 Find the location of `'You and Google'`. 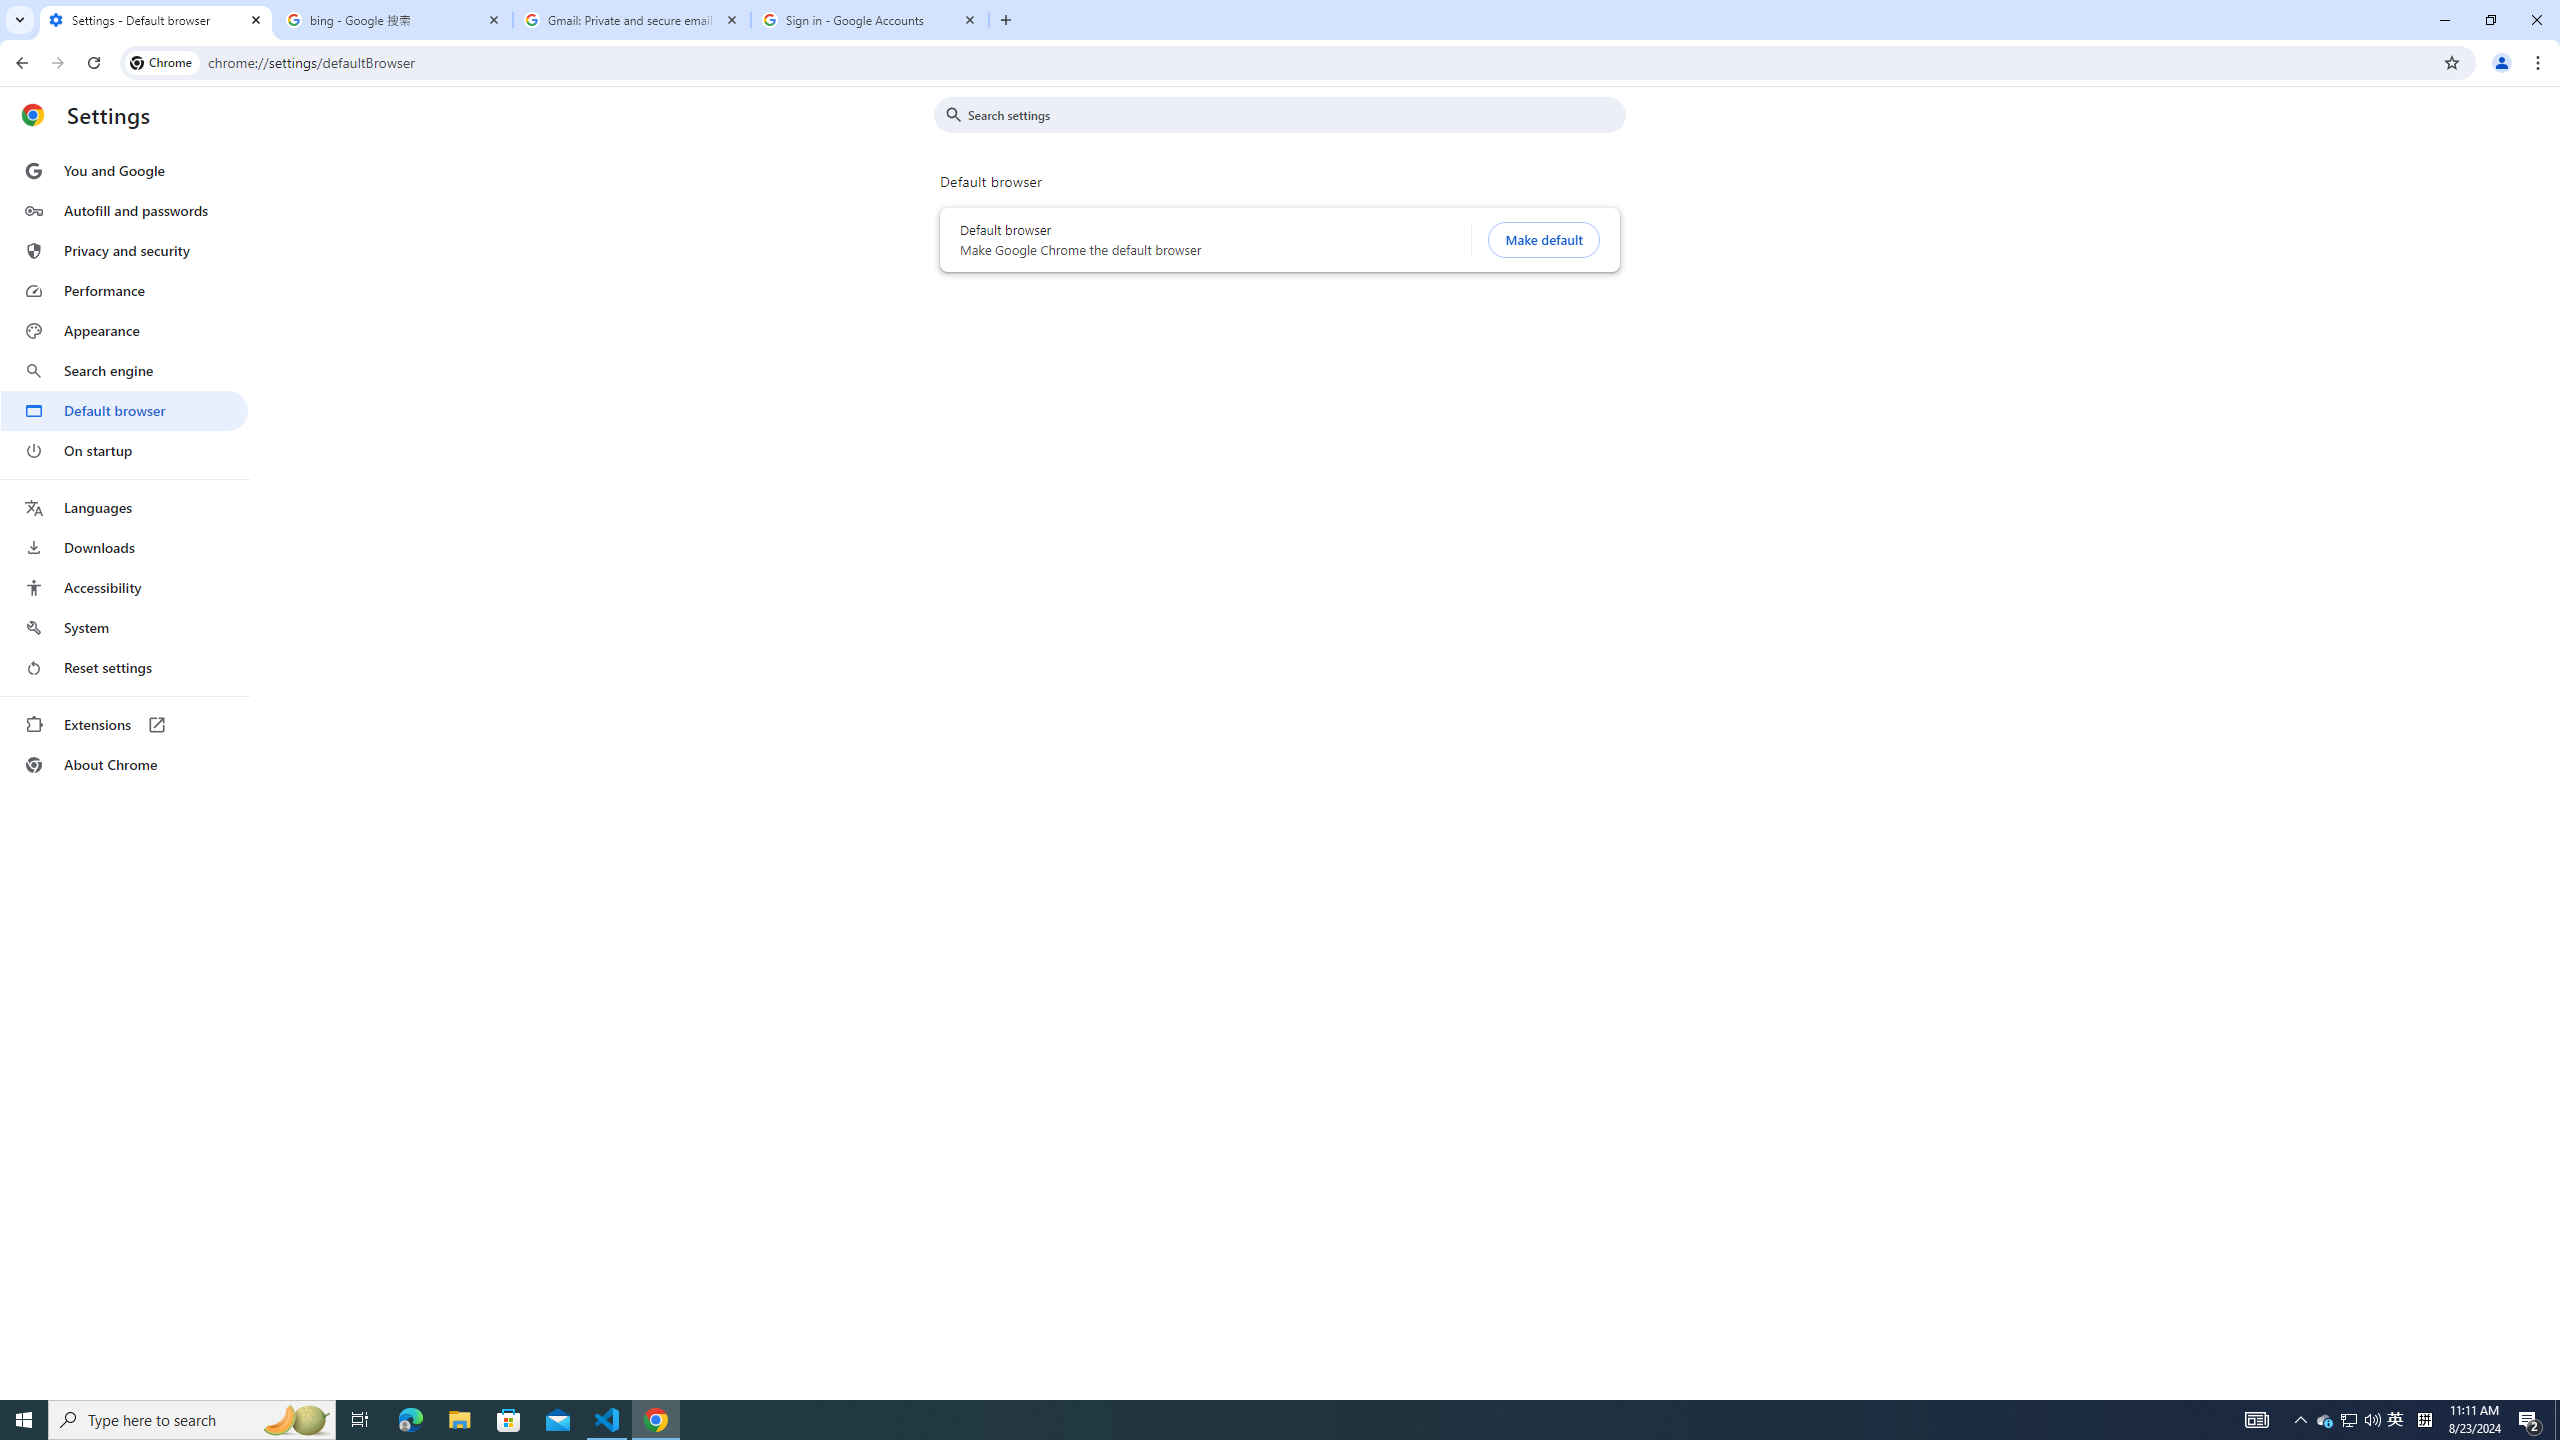

'You and Google' is located at coordinates (123, 171).